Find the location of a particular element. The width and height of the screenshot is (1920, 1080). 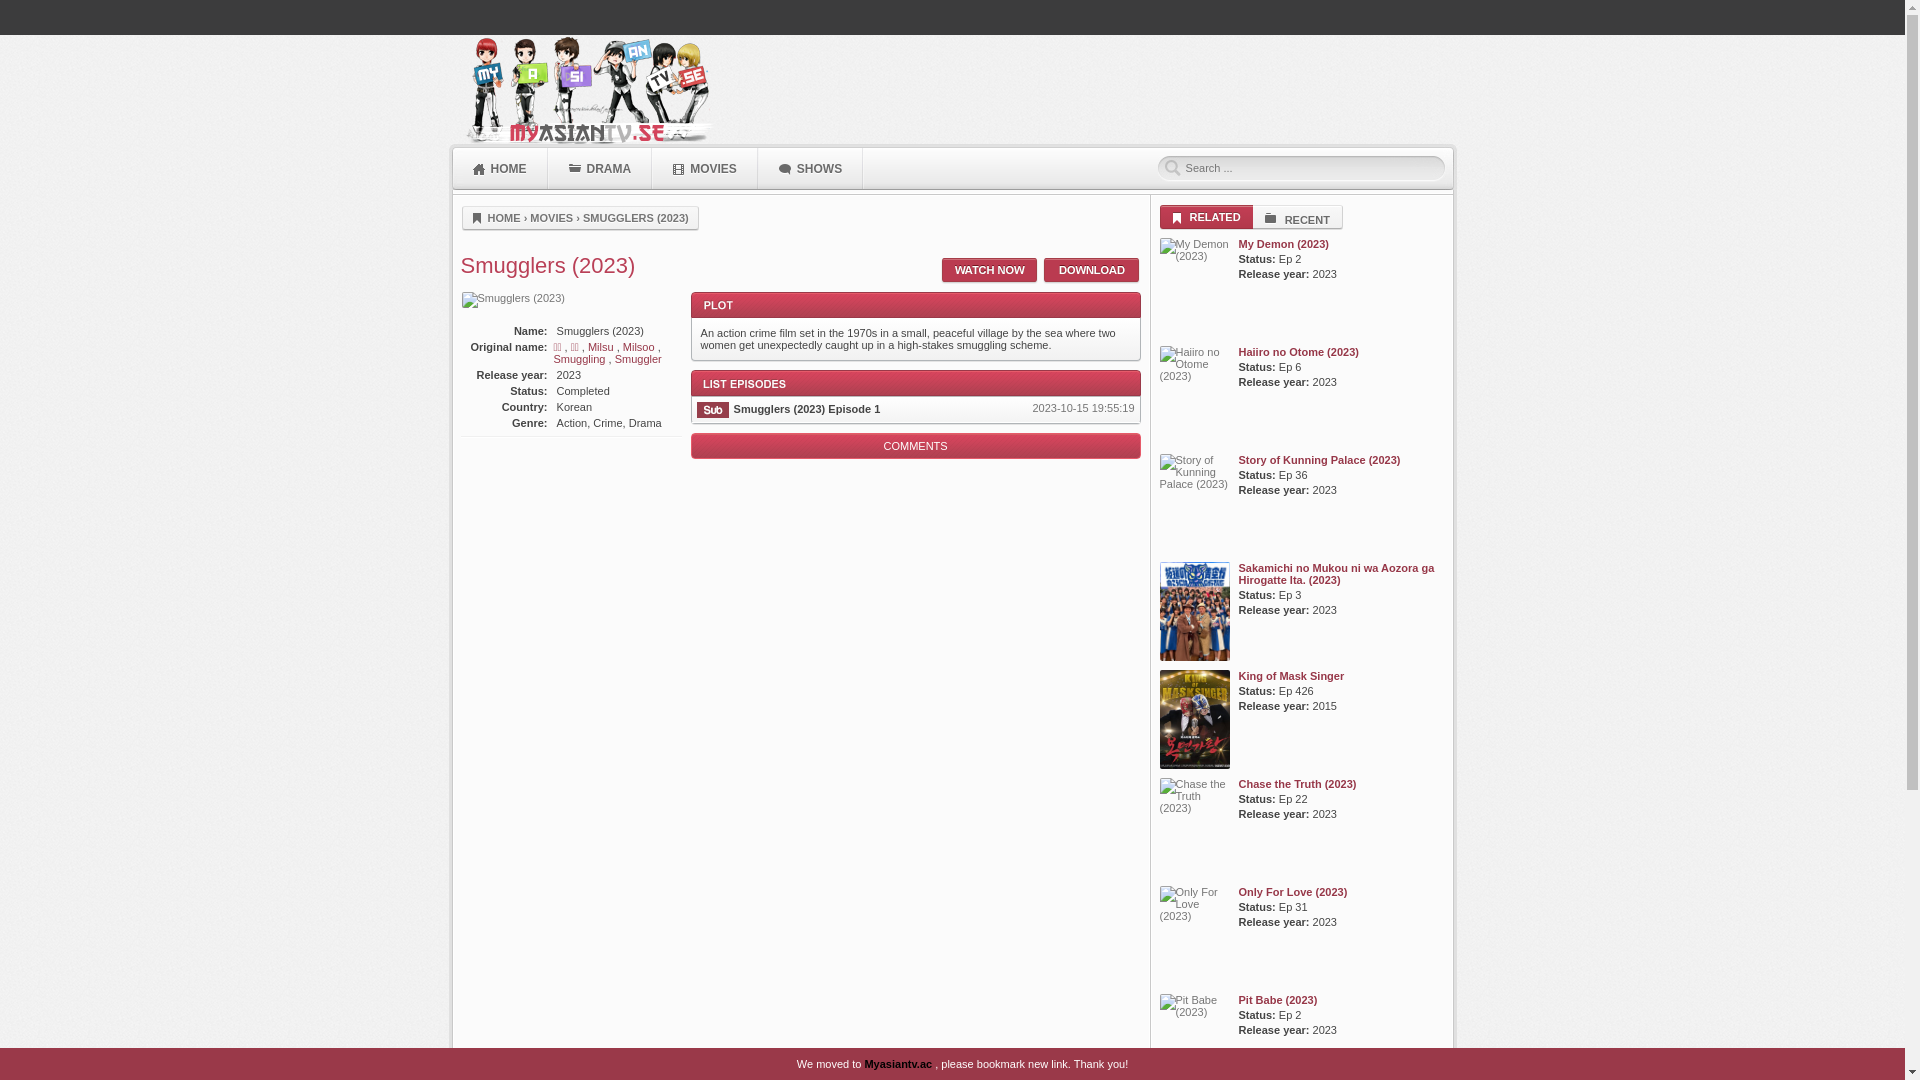

'Only For Love (2023)' is located at coordinates (1292, 890).